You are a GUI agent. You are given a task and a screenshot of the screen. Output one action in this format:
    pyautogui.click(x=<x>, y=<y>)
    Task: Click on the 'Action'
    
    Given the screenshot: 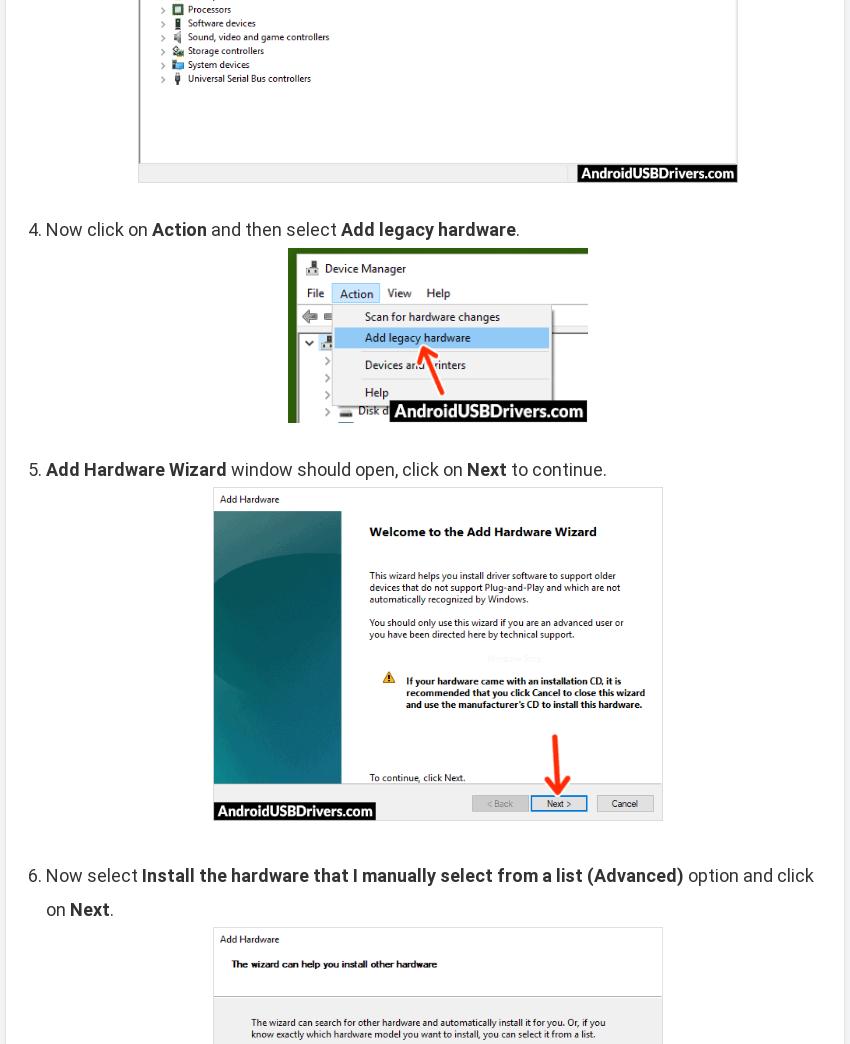 What is the action you would take?
    pyautogui.click(x=178, y=229)
    